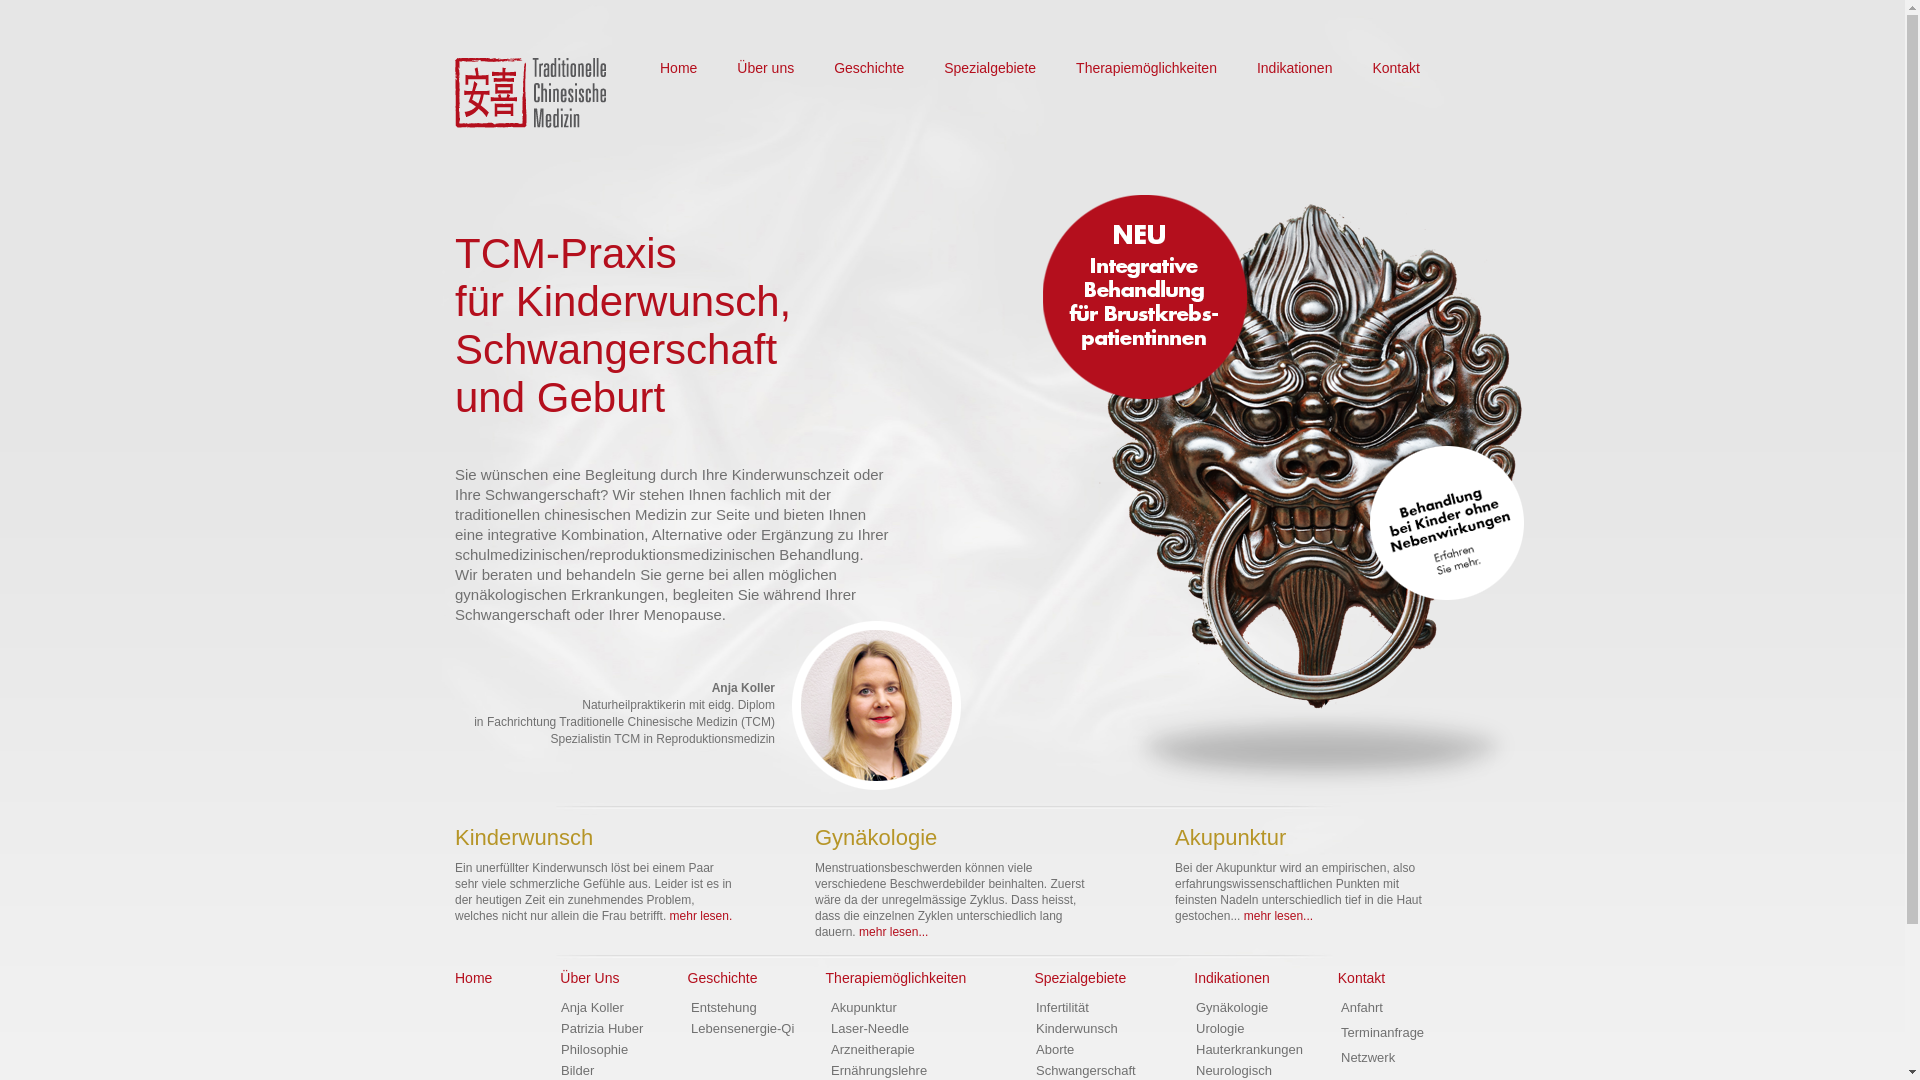  Describe the element at coordinates (1394, 67) in the screenshot. I see `'Kontakt'` at that location.